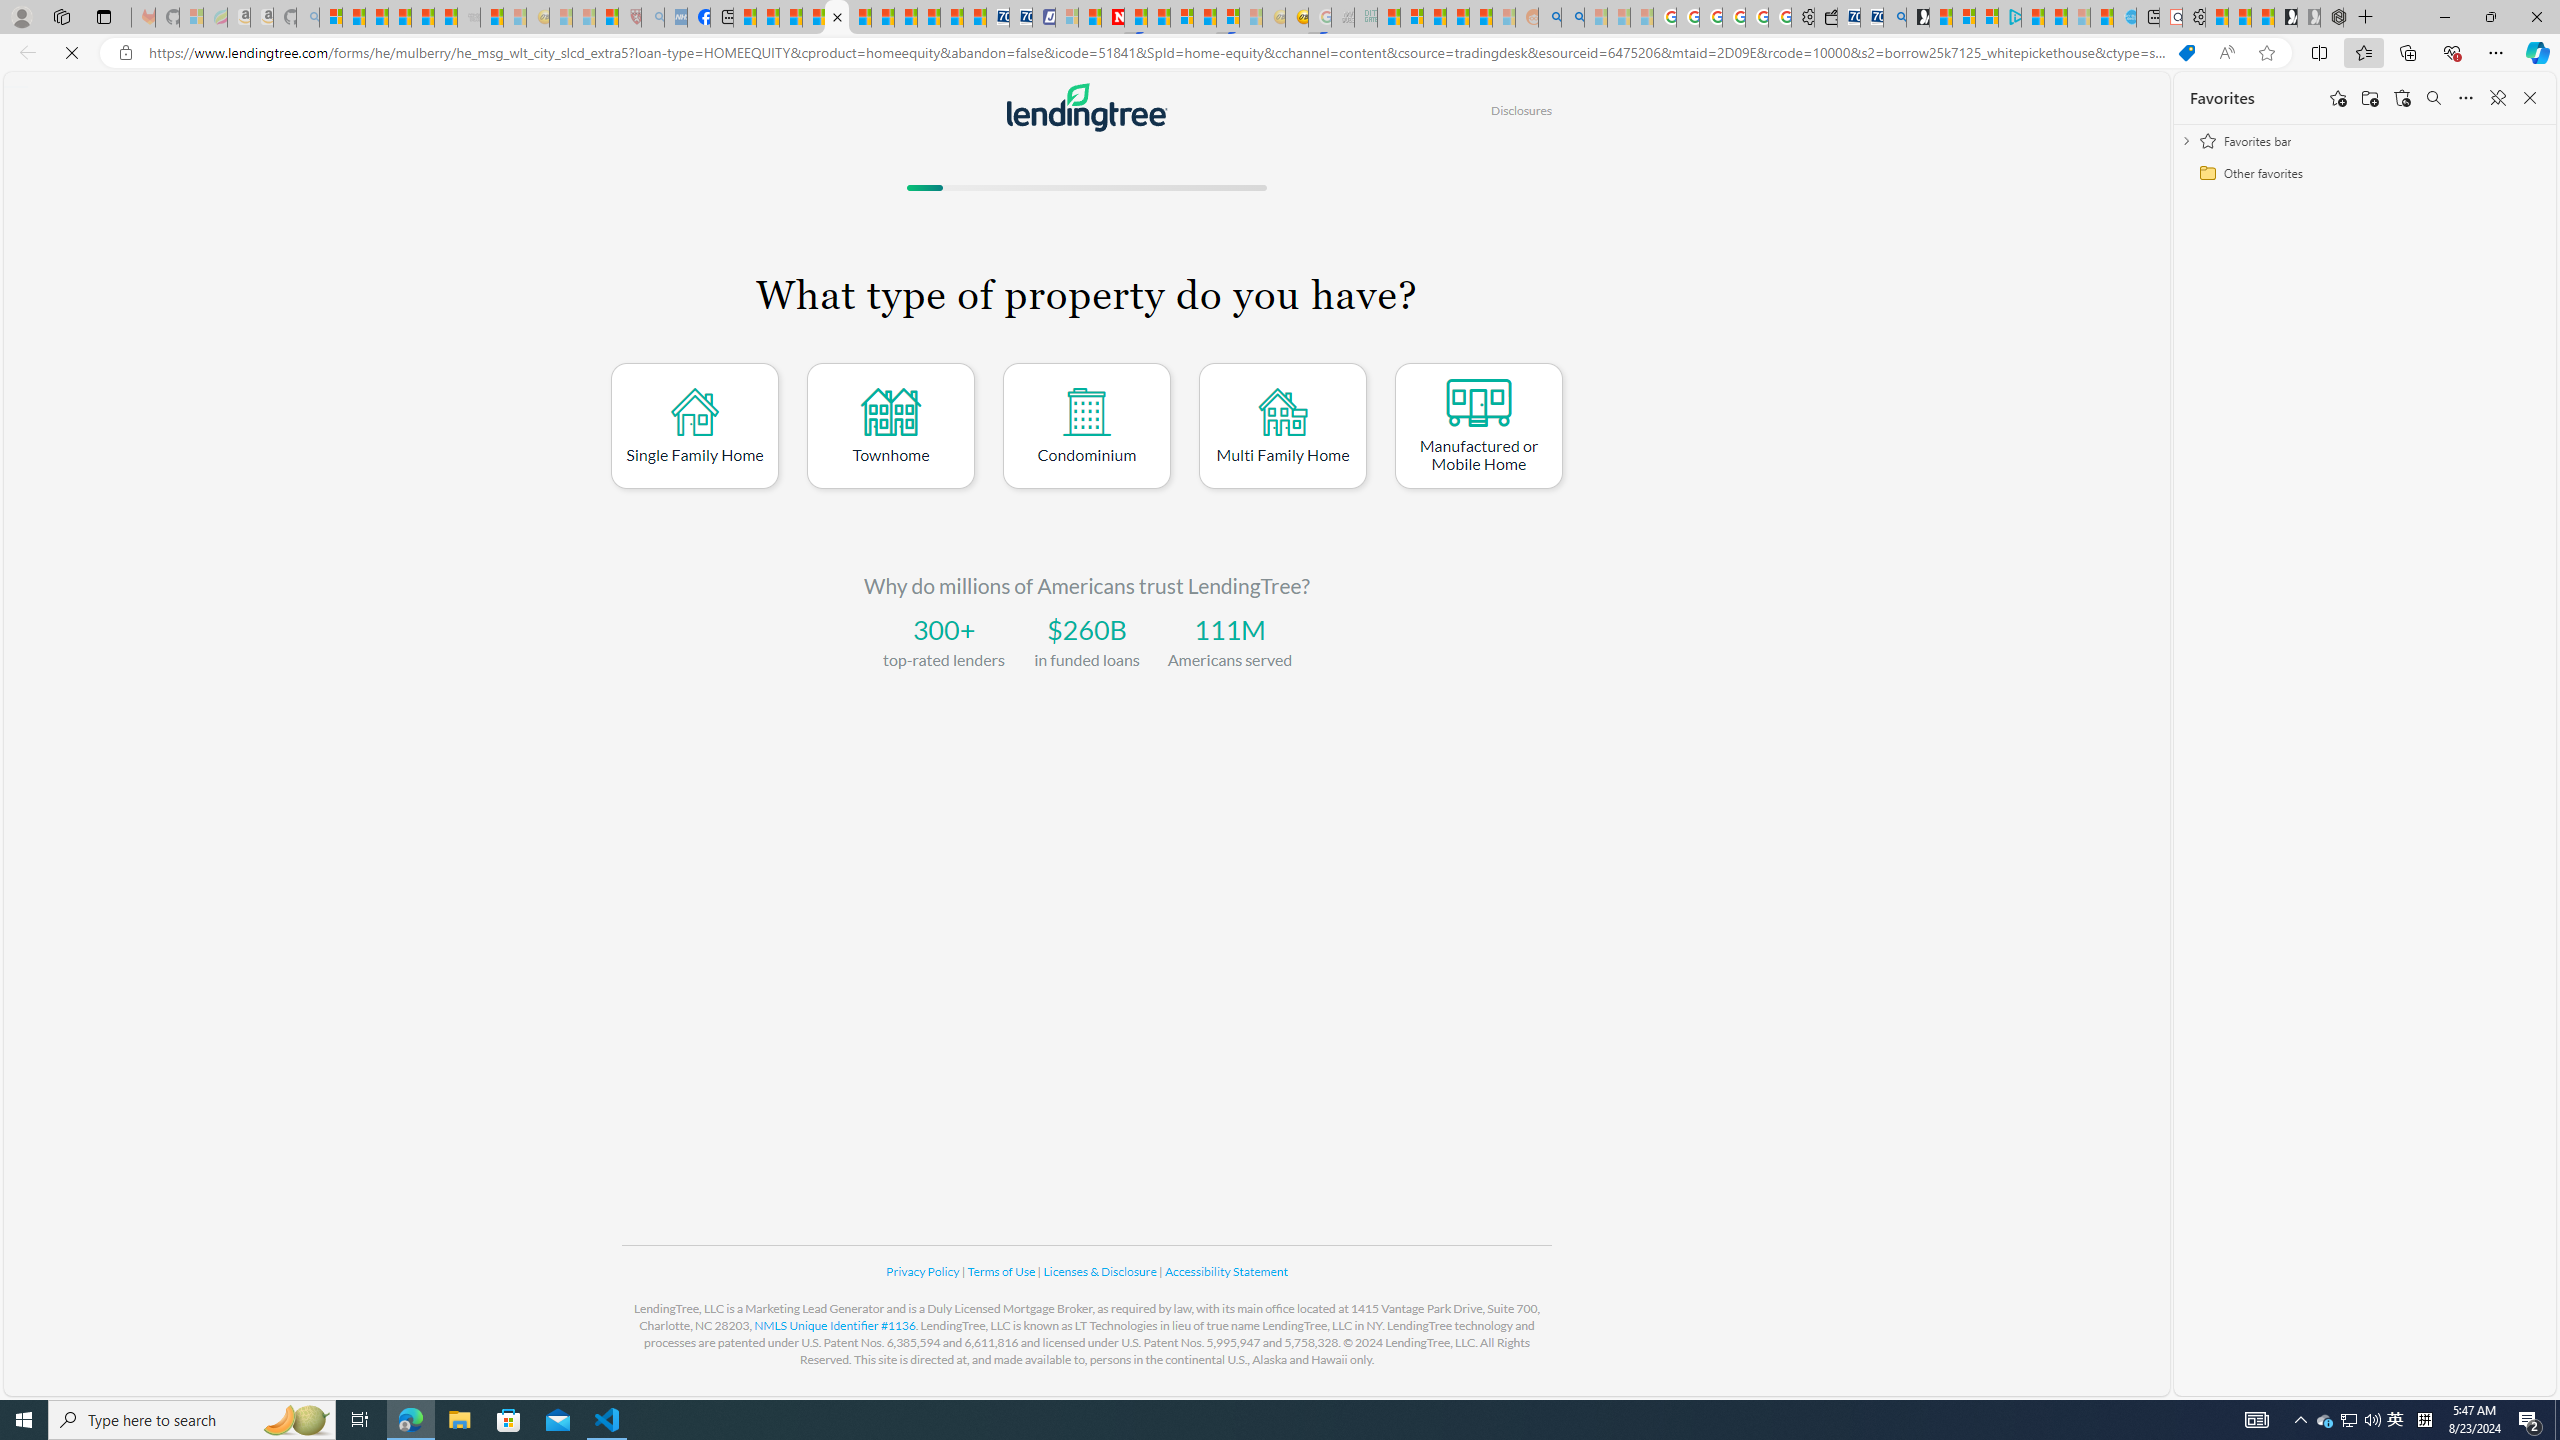  What do you see at coordinates (191, 16) in the screenshot?
I see `'Microsoft-Report a Concern to Bing - Sleeping'` at bounding box center [191, 16].